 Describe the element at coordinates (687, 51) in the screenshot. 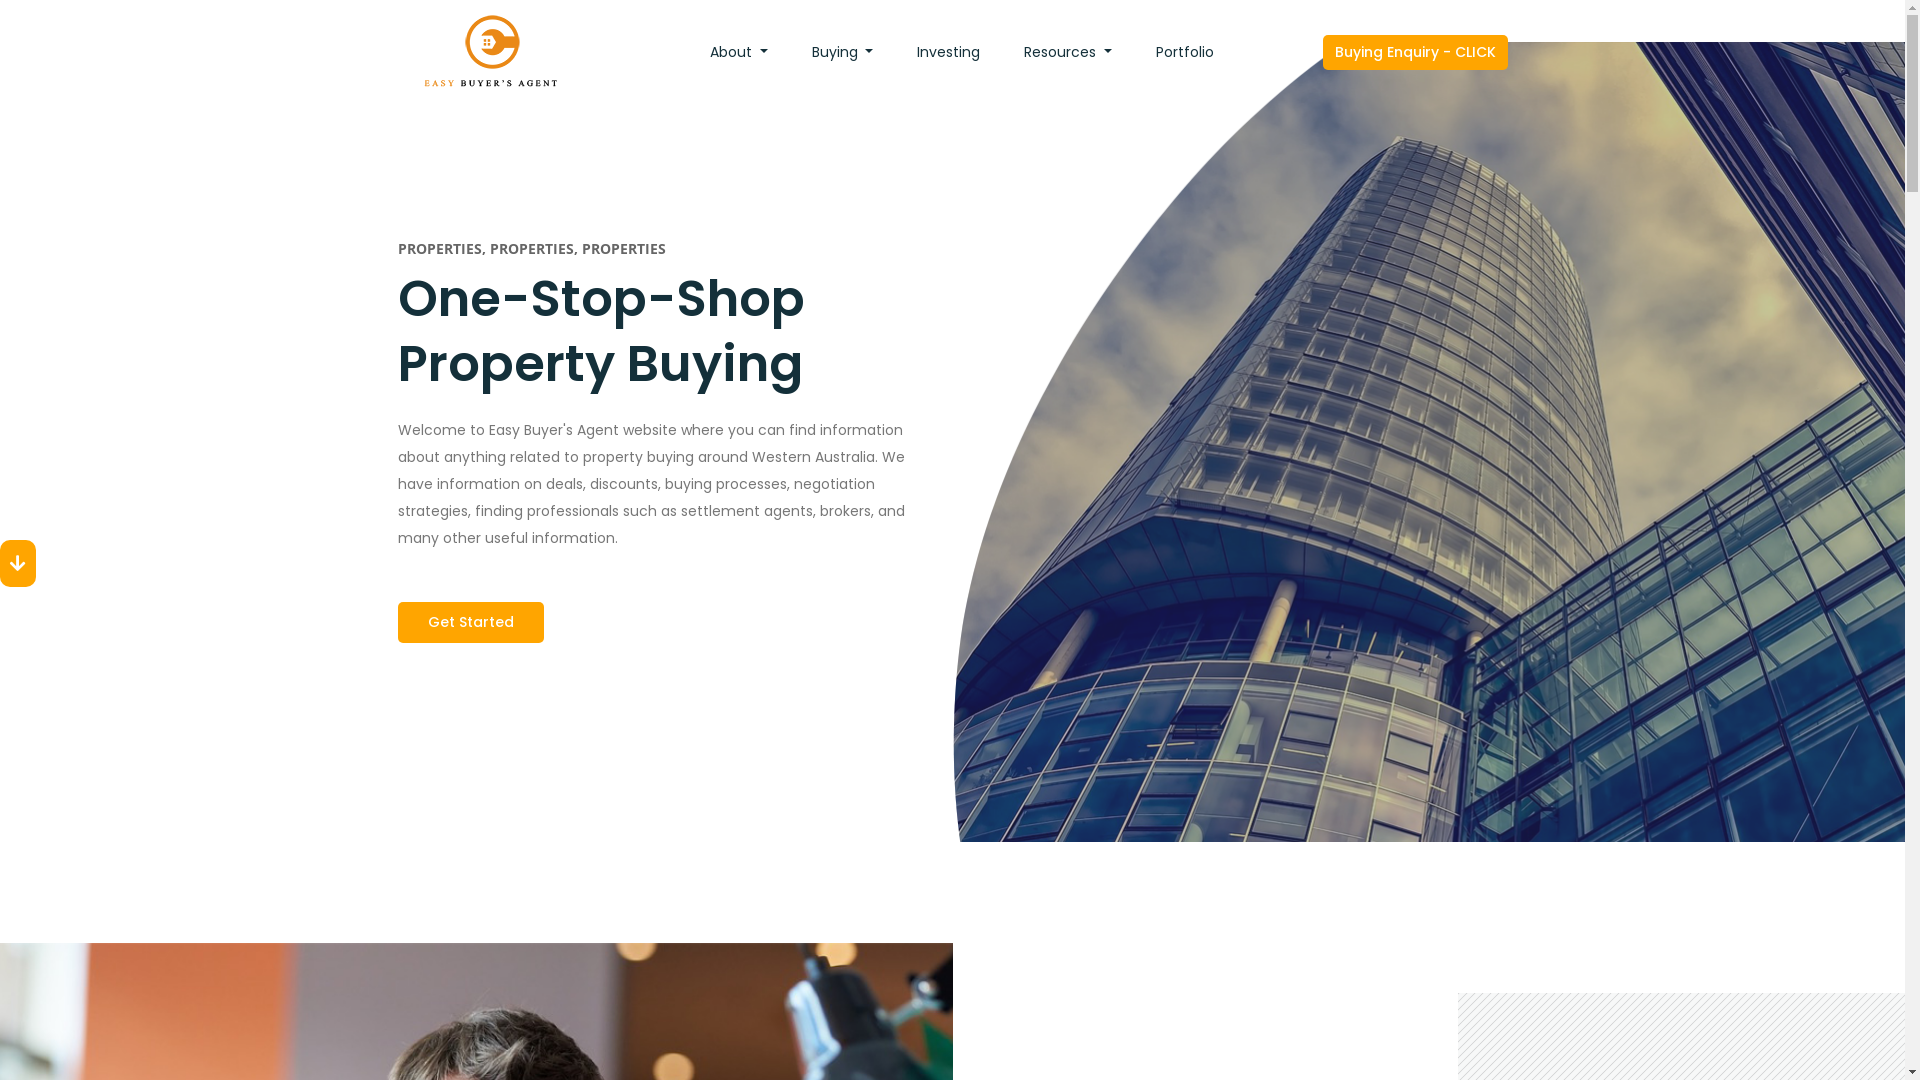

I see `'About'` at that location.